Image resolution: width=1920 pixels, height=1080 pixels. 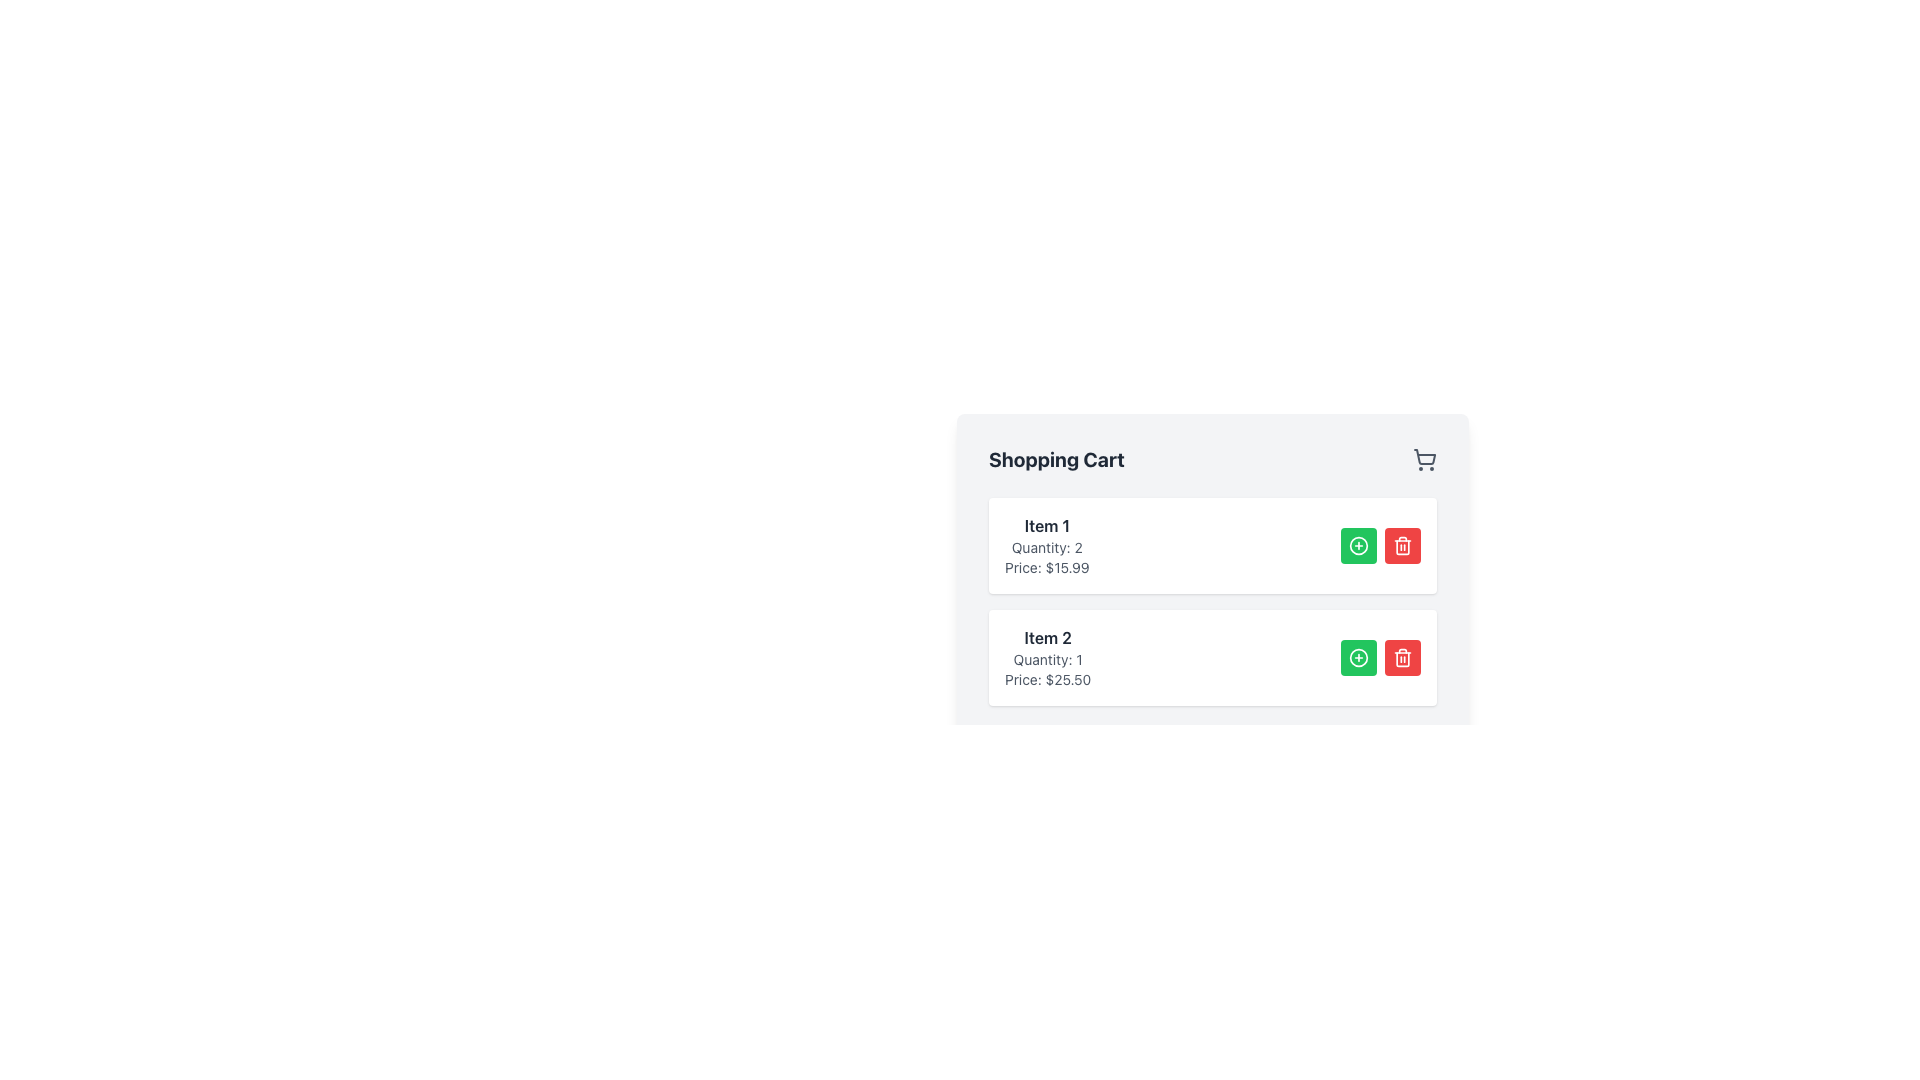 What do you see at coordinates (1401, 546) in the screenshot?
I see `the remove button for 'Item 2' in the shopping cart` at bounding box center [1401, 546].